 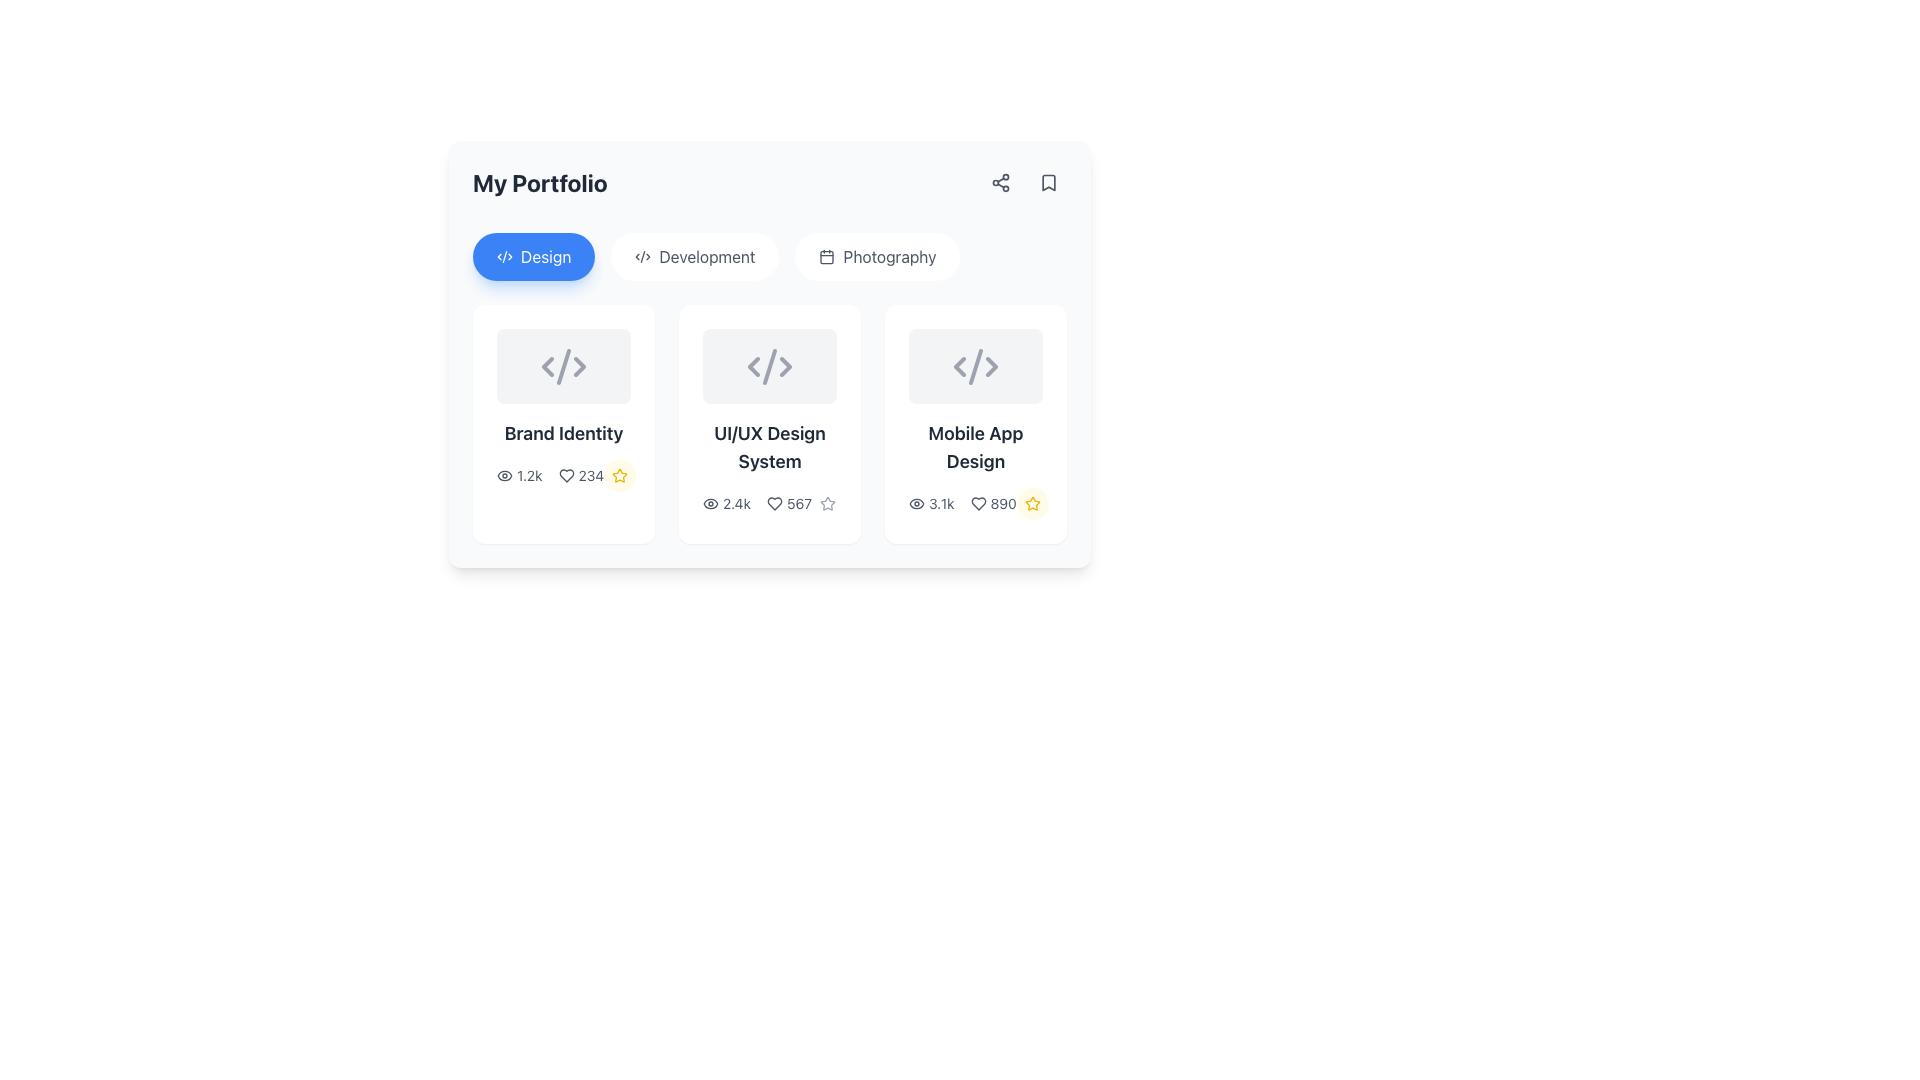 I want to click on the share icon represented by three interconnected circles in the upper right corner of the white card interface, so click(x=1001, y=182).